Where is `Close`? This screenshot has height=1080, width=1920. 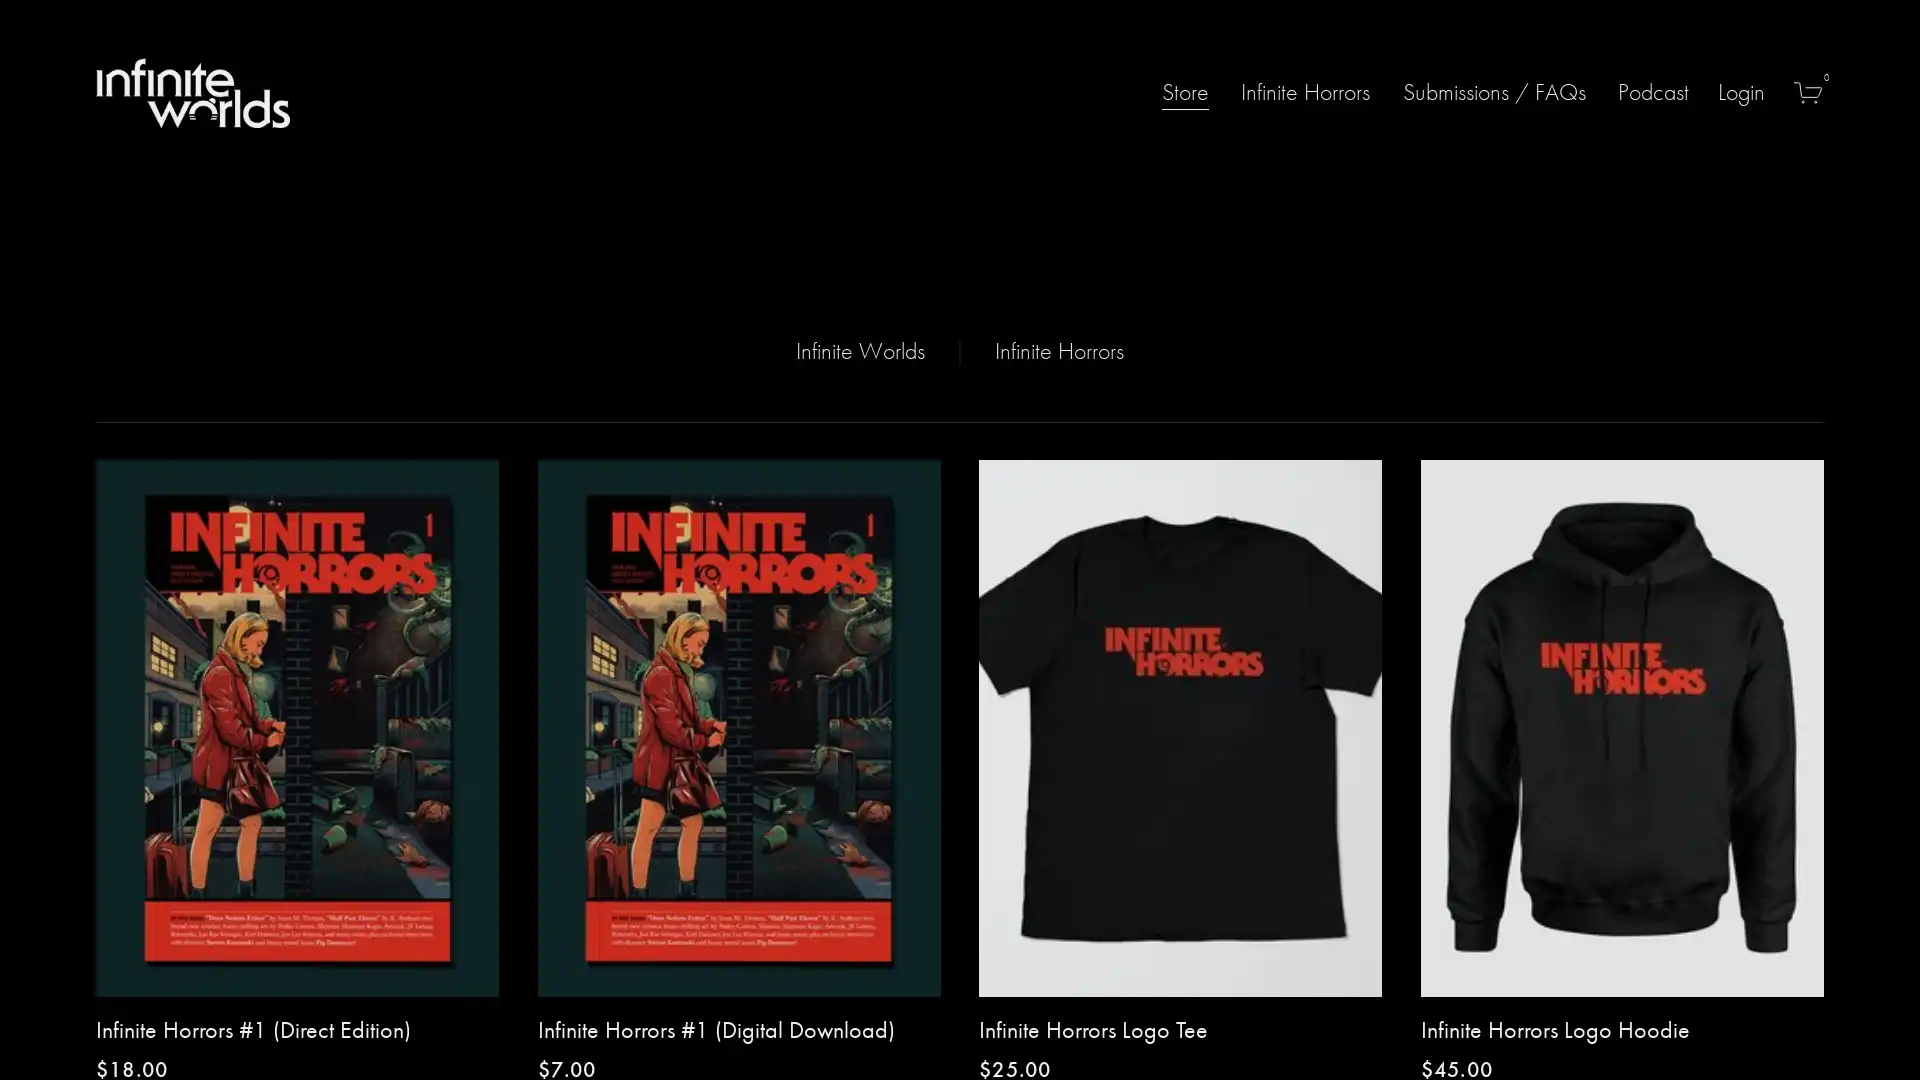 Close is located at coordinates (1237, 362).